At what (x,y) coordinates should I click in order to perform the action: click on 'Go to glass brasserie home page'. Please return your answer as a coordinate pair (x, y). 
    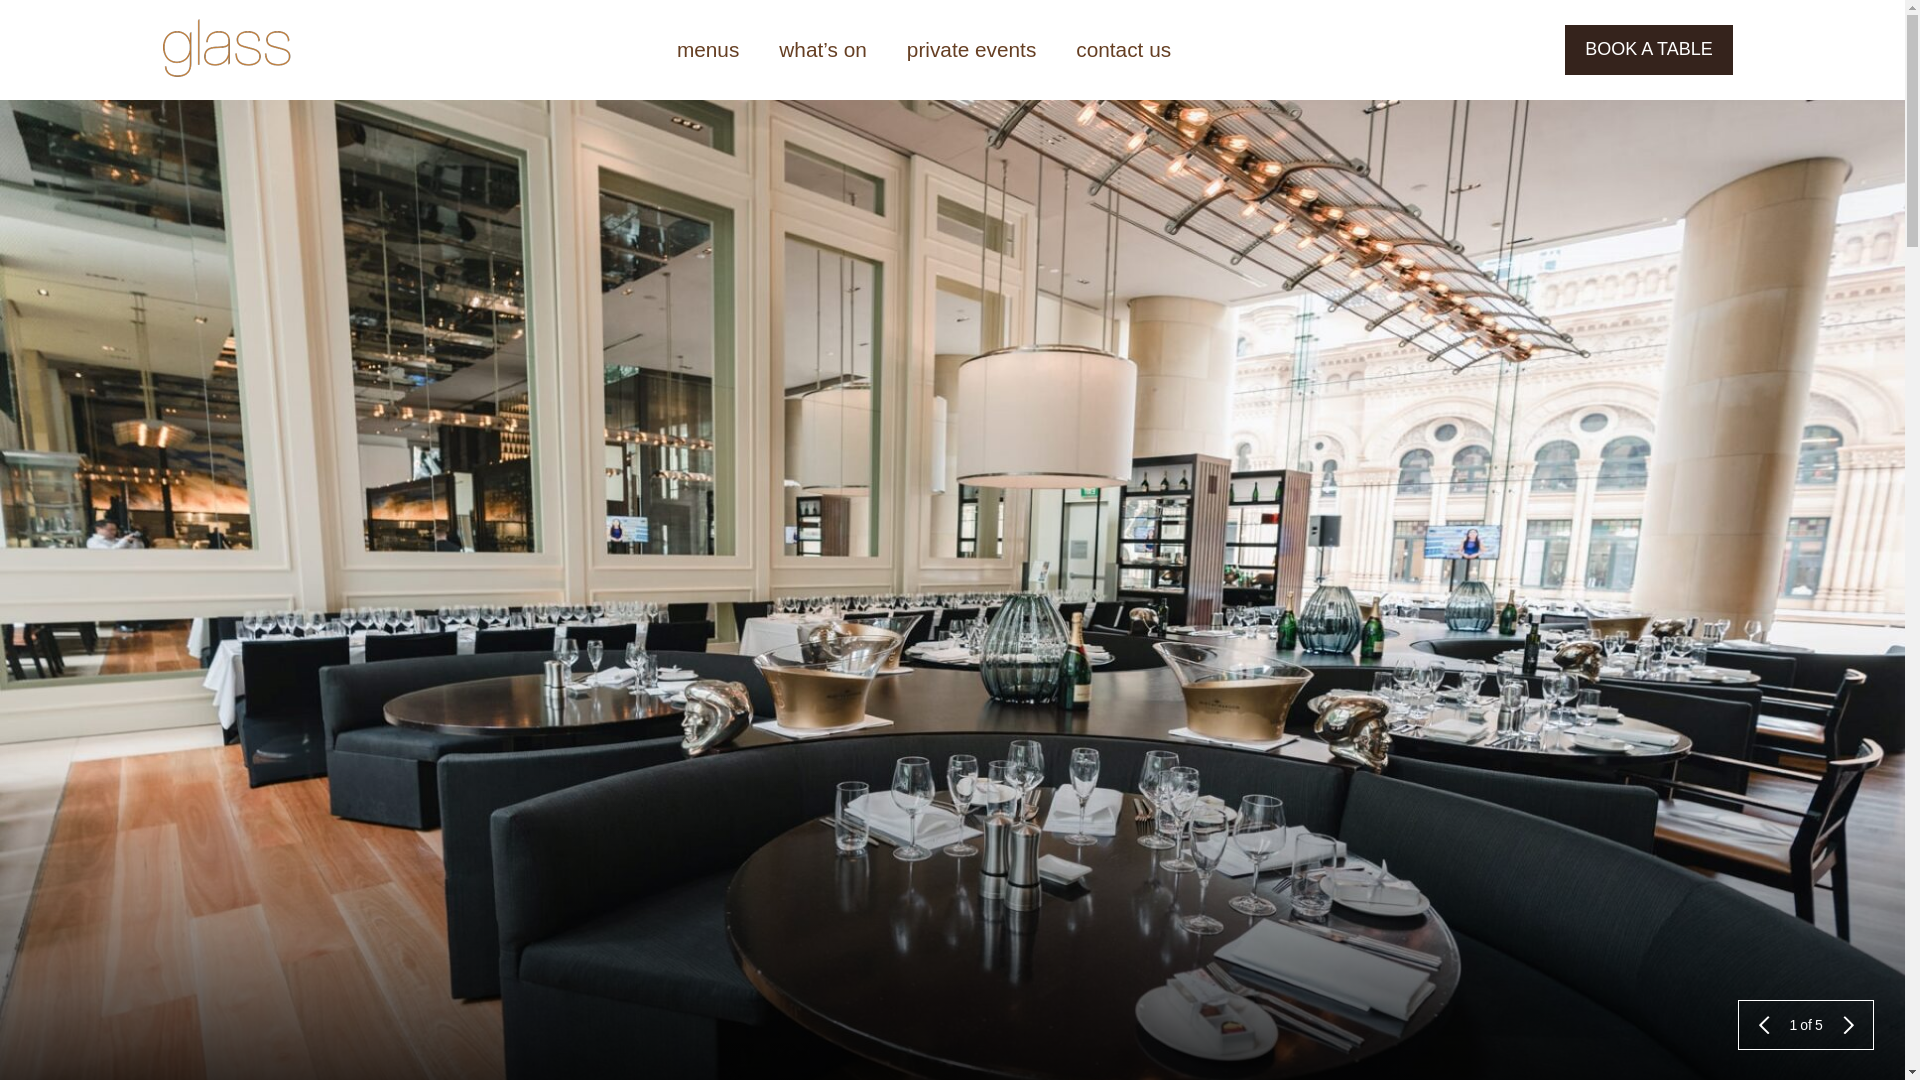
    Looking at the image, I should click on (162, 49).